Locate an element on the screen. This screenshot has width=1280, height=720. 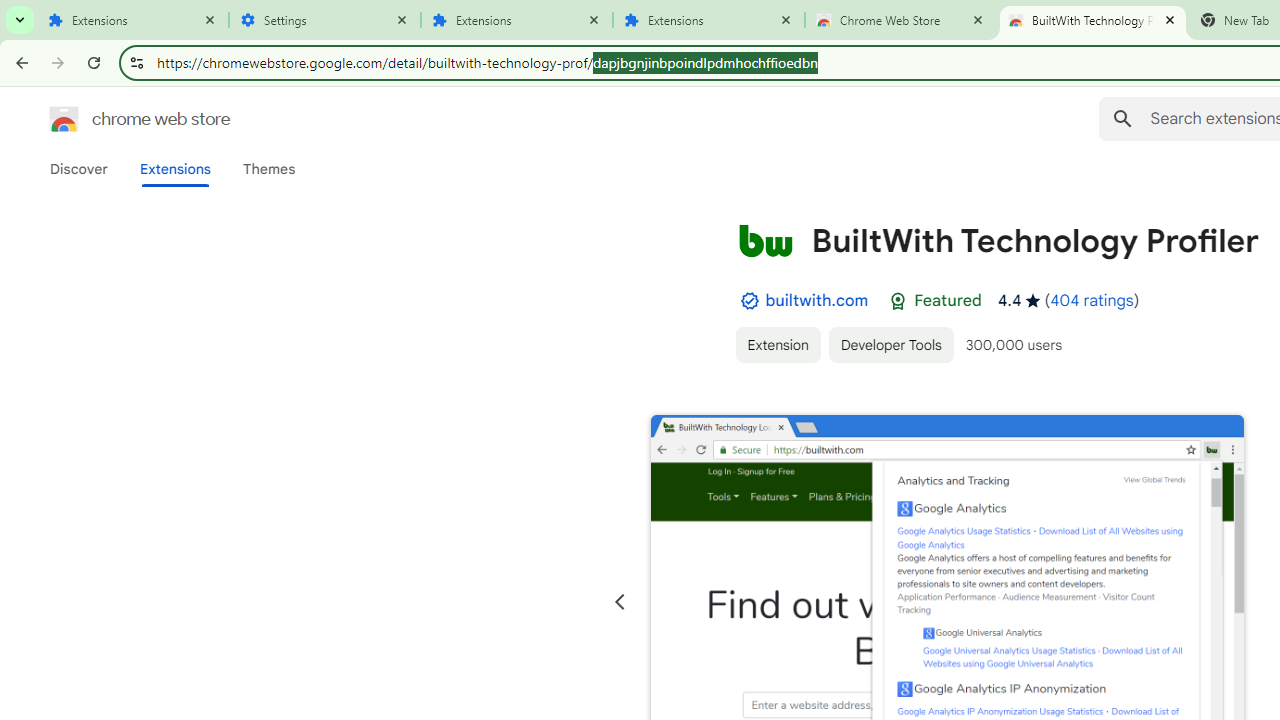
'Extension' is located at coordinates (776, 343).